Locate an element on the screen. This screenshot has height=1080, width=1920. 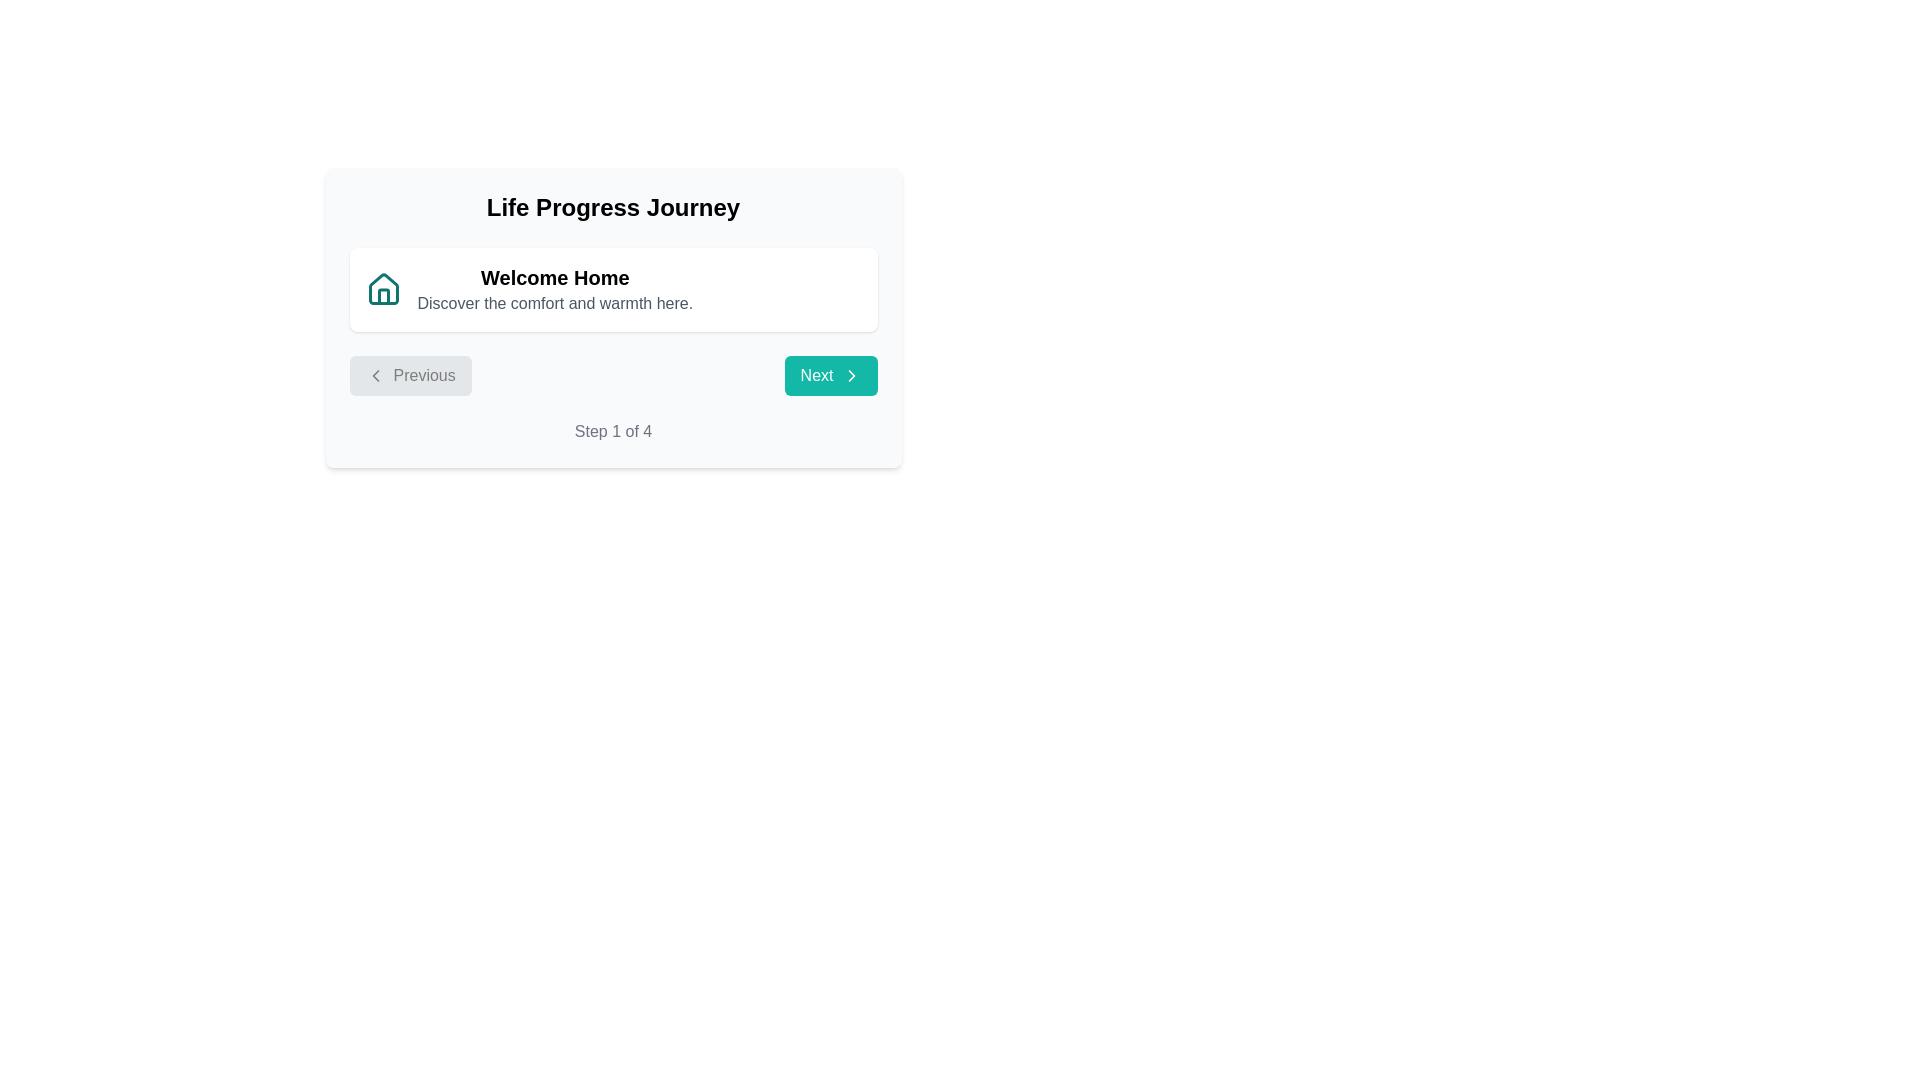
the right-facing chevron icon, which is positioned within a small SVG element to the right of the green 'Next' button is located at coordinates (851, 375).